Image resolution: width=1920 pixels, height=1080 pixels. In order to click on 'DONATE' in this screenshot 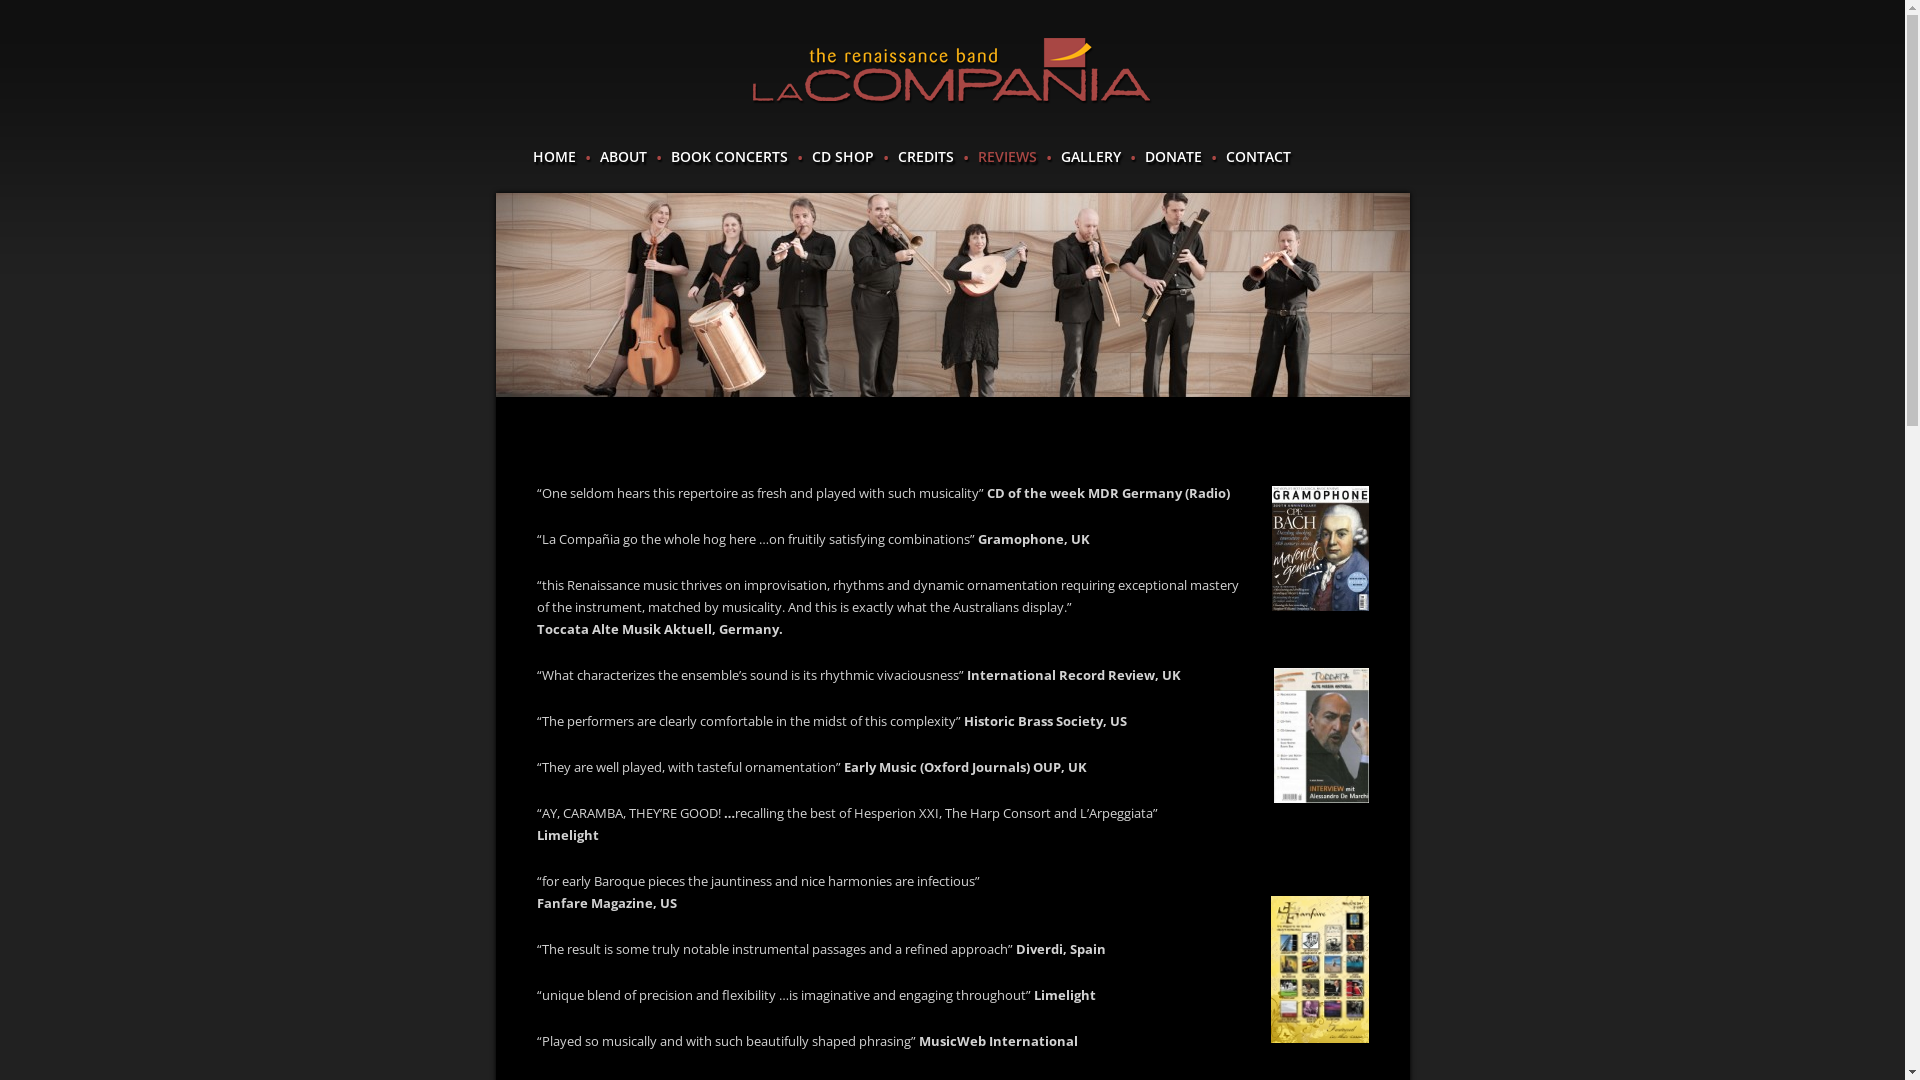, I will do `click(1172, 156)`.